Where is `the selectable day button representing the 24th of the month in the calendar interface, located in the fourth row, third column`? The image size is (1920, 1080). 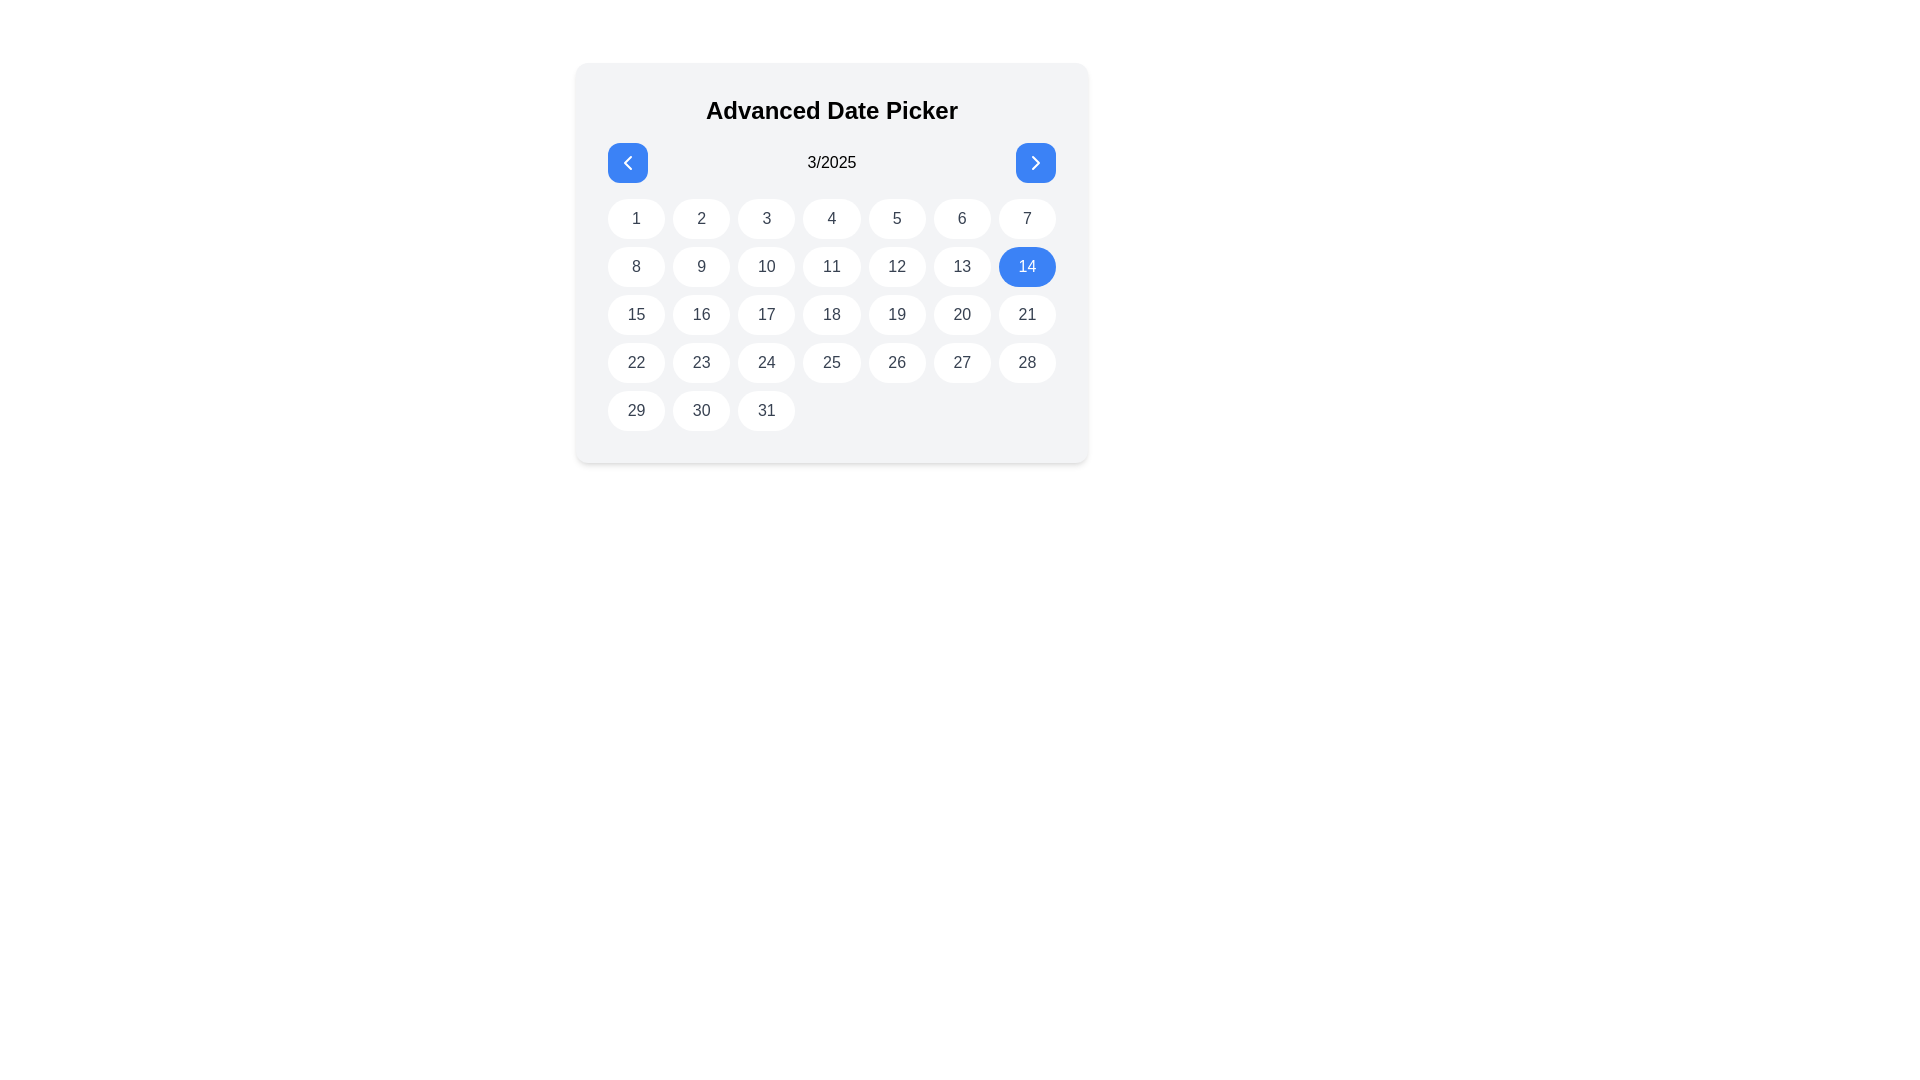 the selectable day button representing the 24th of the month in the calendar interface, located in the fourth row, third column is located at coordinates (765, 362).